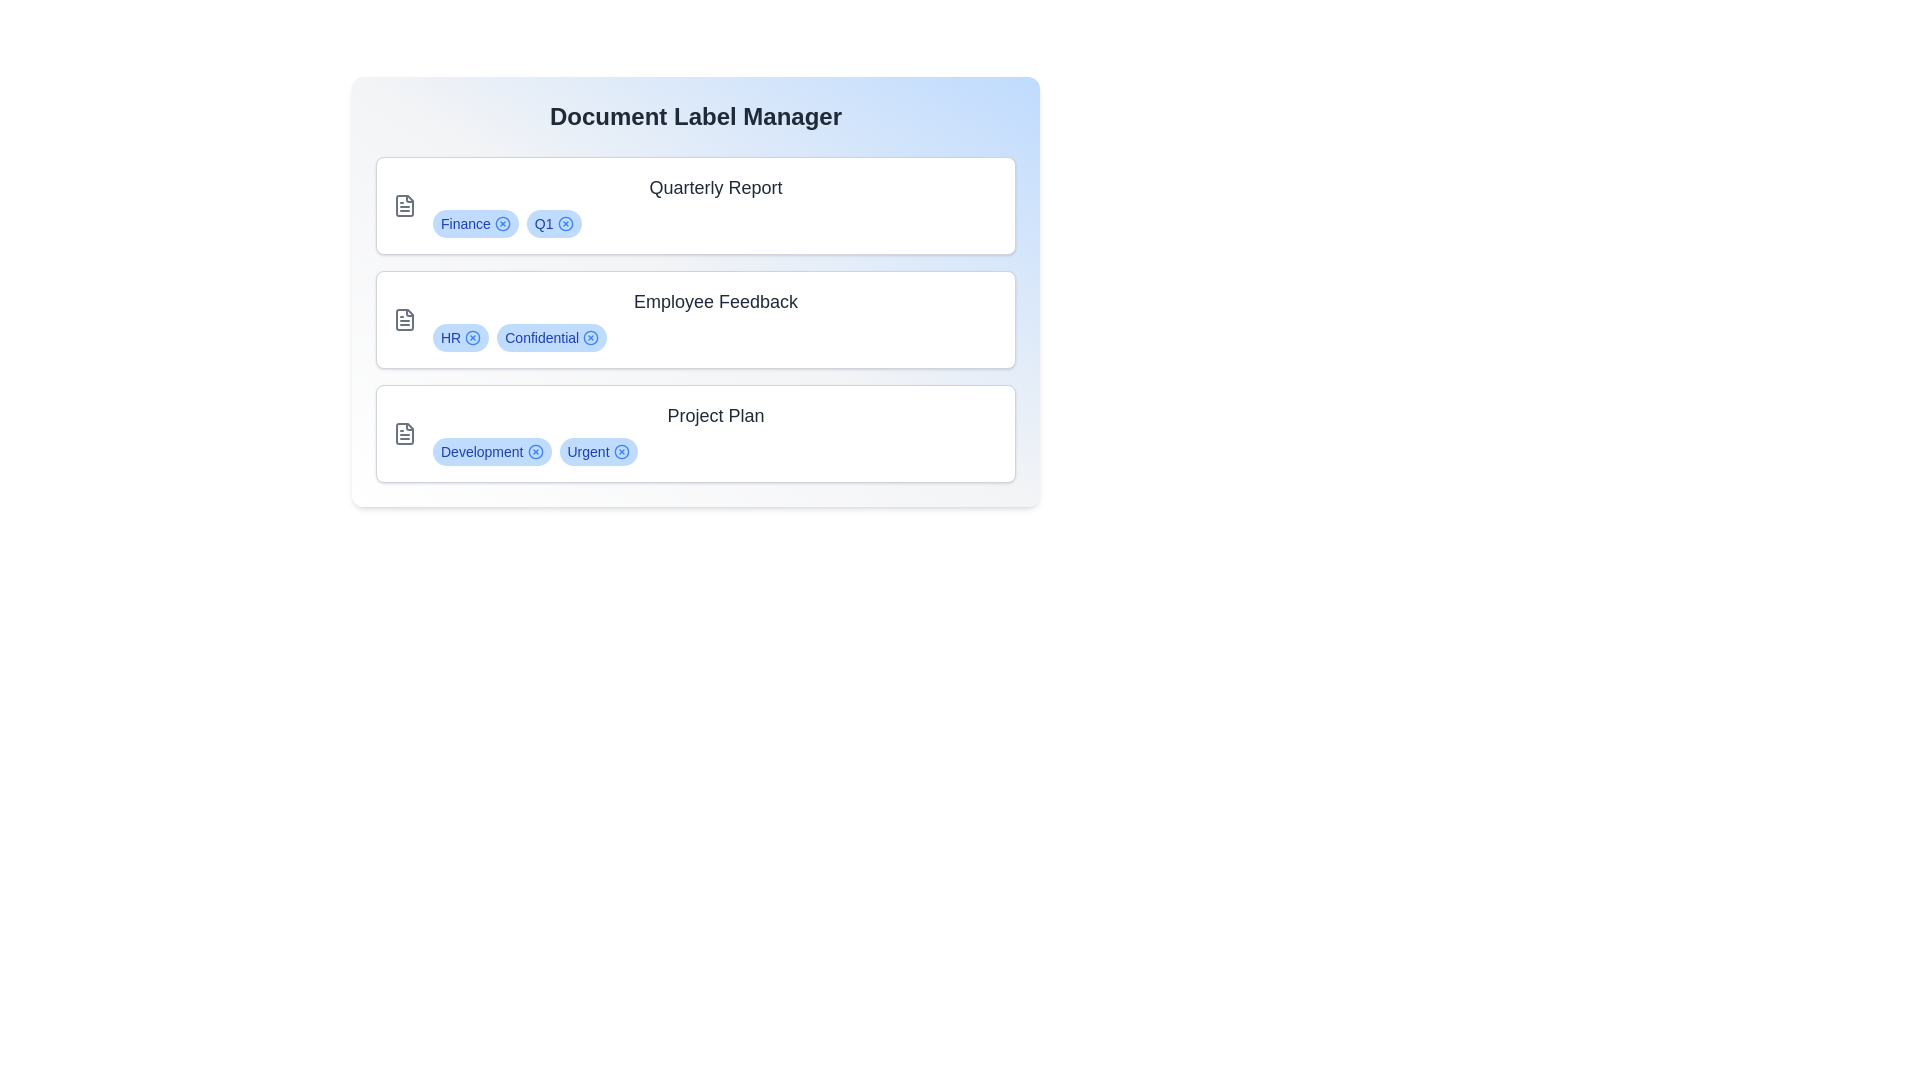  I want to click on the label Confidential from the document Employee Feedback, so click(590, 337).